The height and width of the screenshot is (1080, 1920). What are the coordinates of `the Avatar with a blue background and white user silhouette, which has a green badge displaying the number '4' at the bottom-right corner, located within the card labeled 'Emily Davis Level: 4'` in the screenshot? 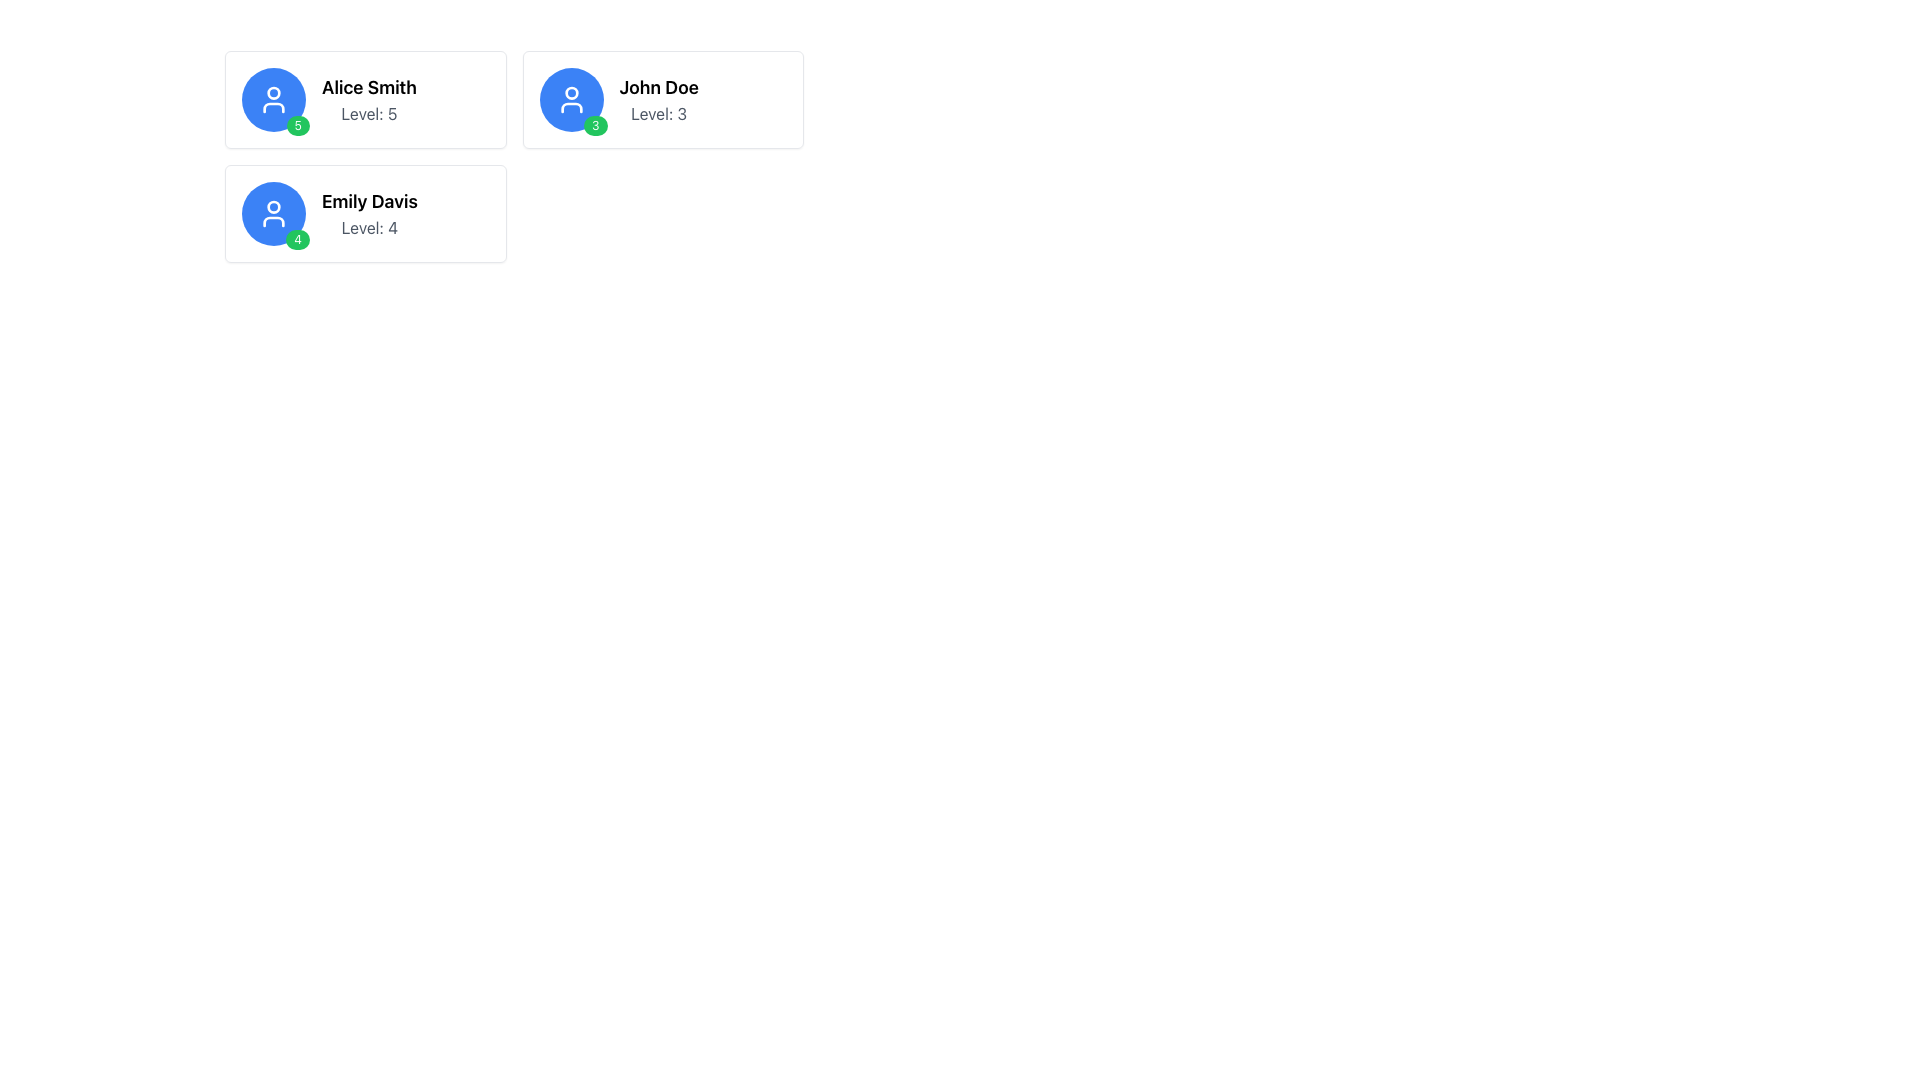 It's located at (272, 213).